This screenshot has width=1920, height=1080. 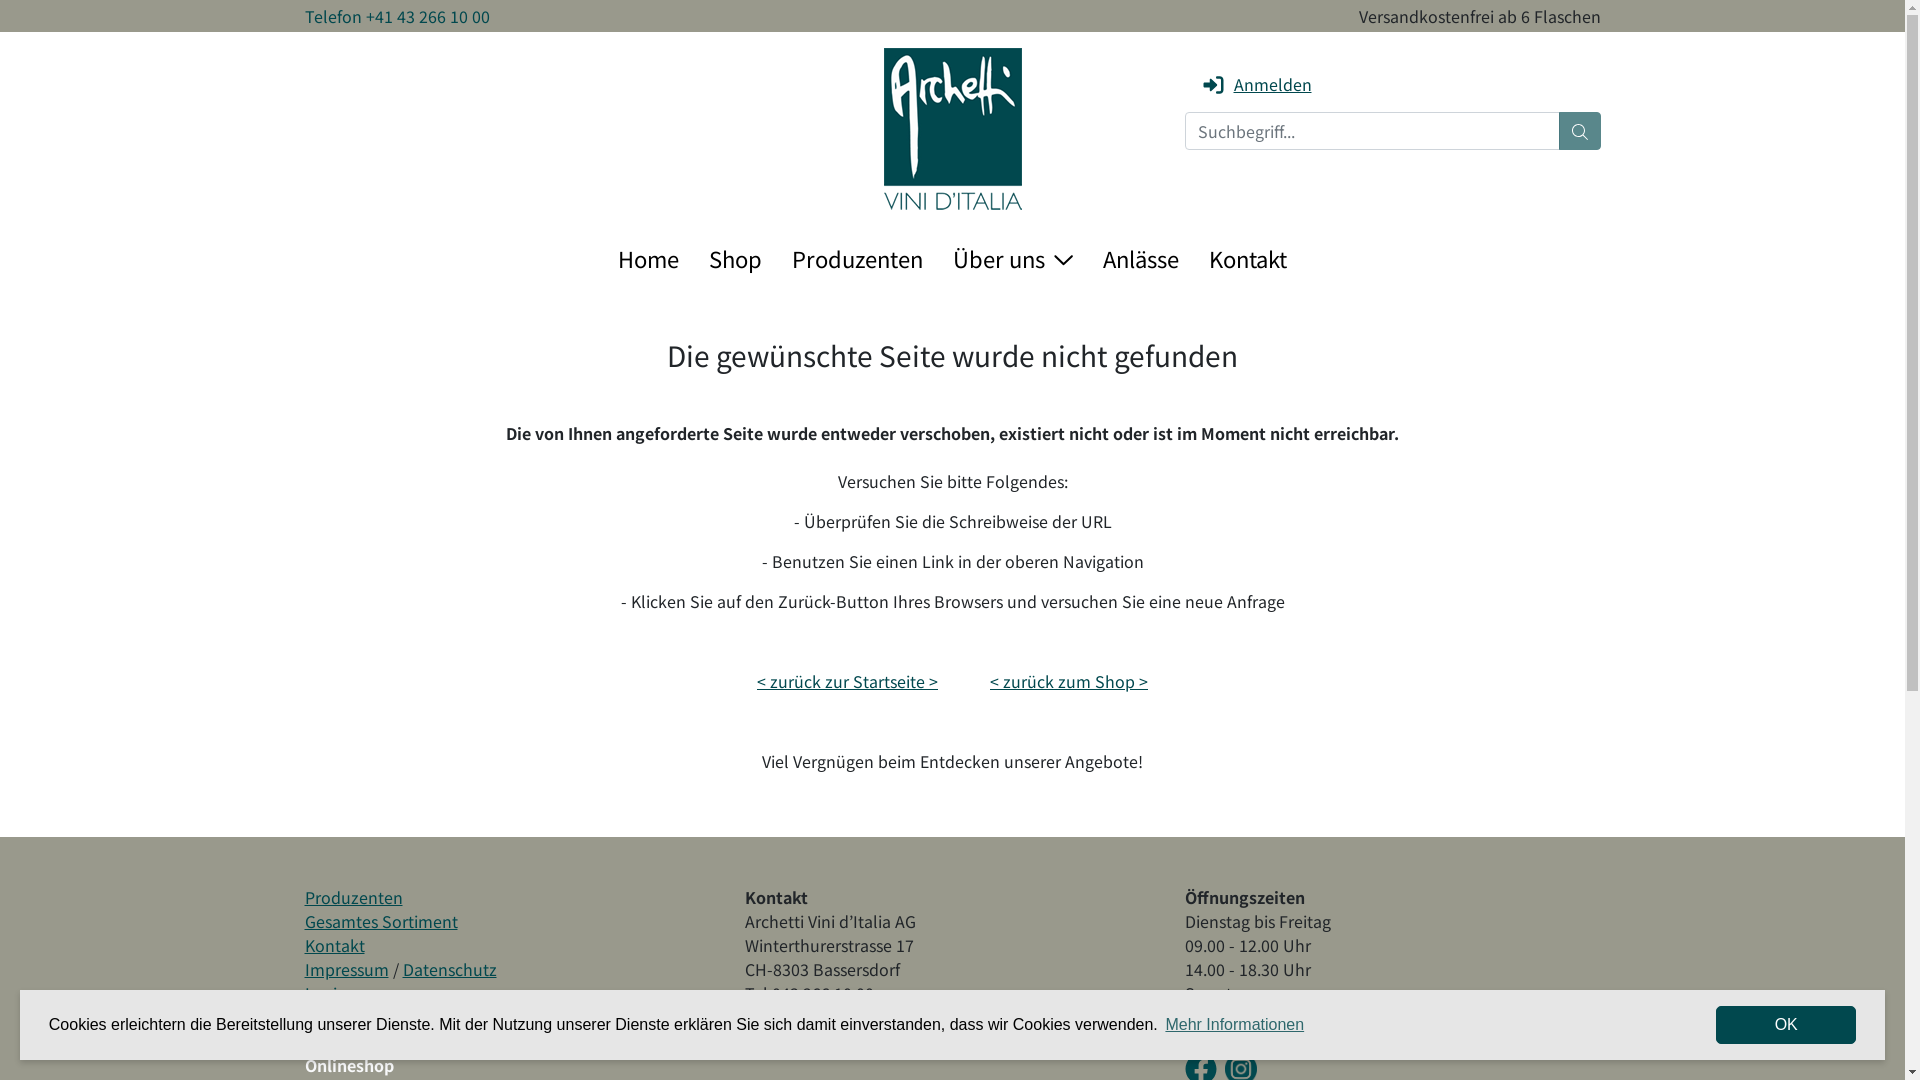 What do you see at coordinates (1254, 83) in the screenshot?
I see `'Anmelden'` at bounding box center [1254, 83].